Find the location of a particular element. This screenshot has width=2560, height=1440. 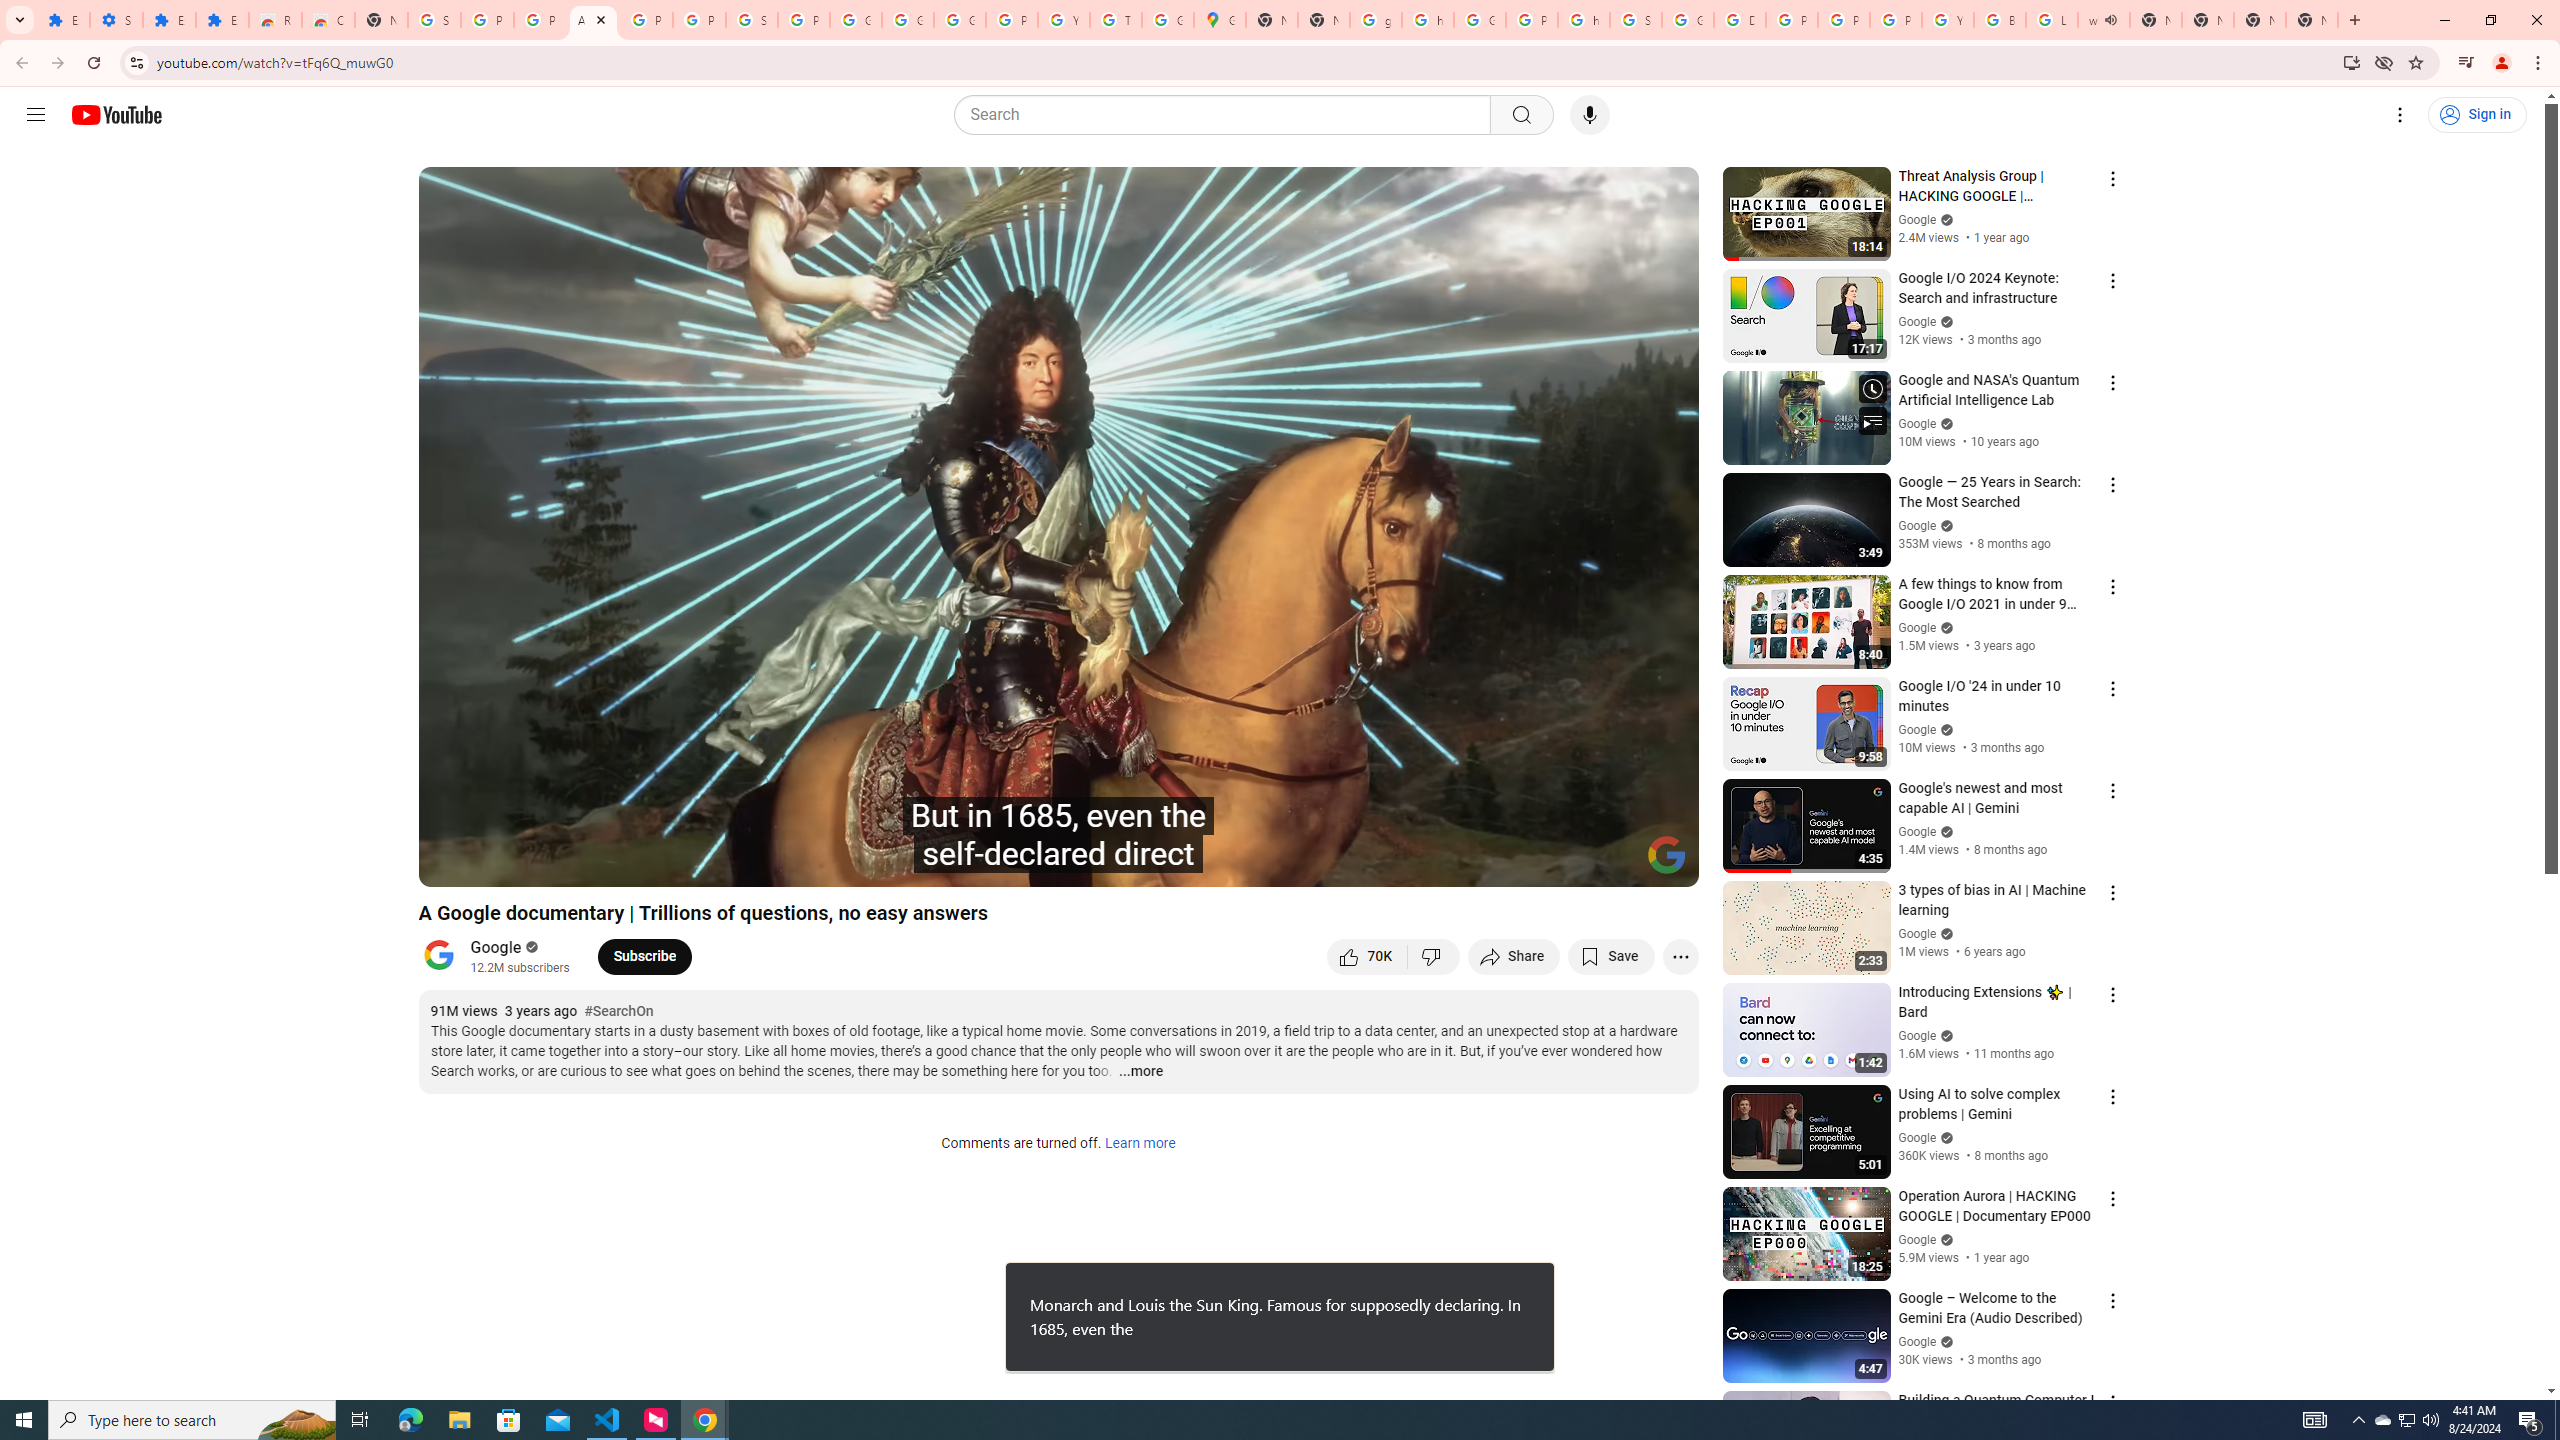

'Extensions' is located at coordinates (64, 19).